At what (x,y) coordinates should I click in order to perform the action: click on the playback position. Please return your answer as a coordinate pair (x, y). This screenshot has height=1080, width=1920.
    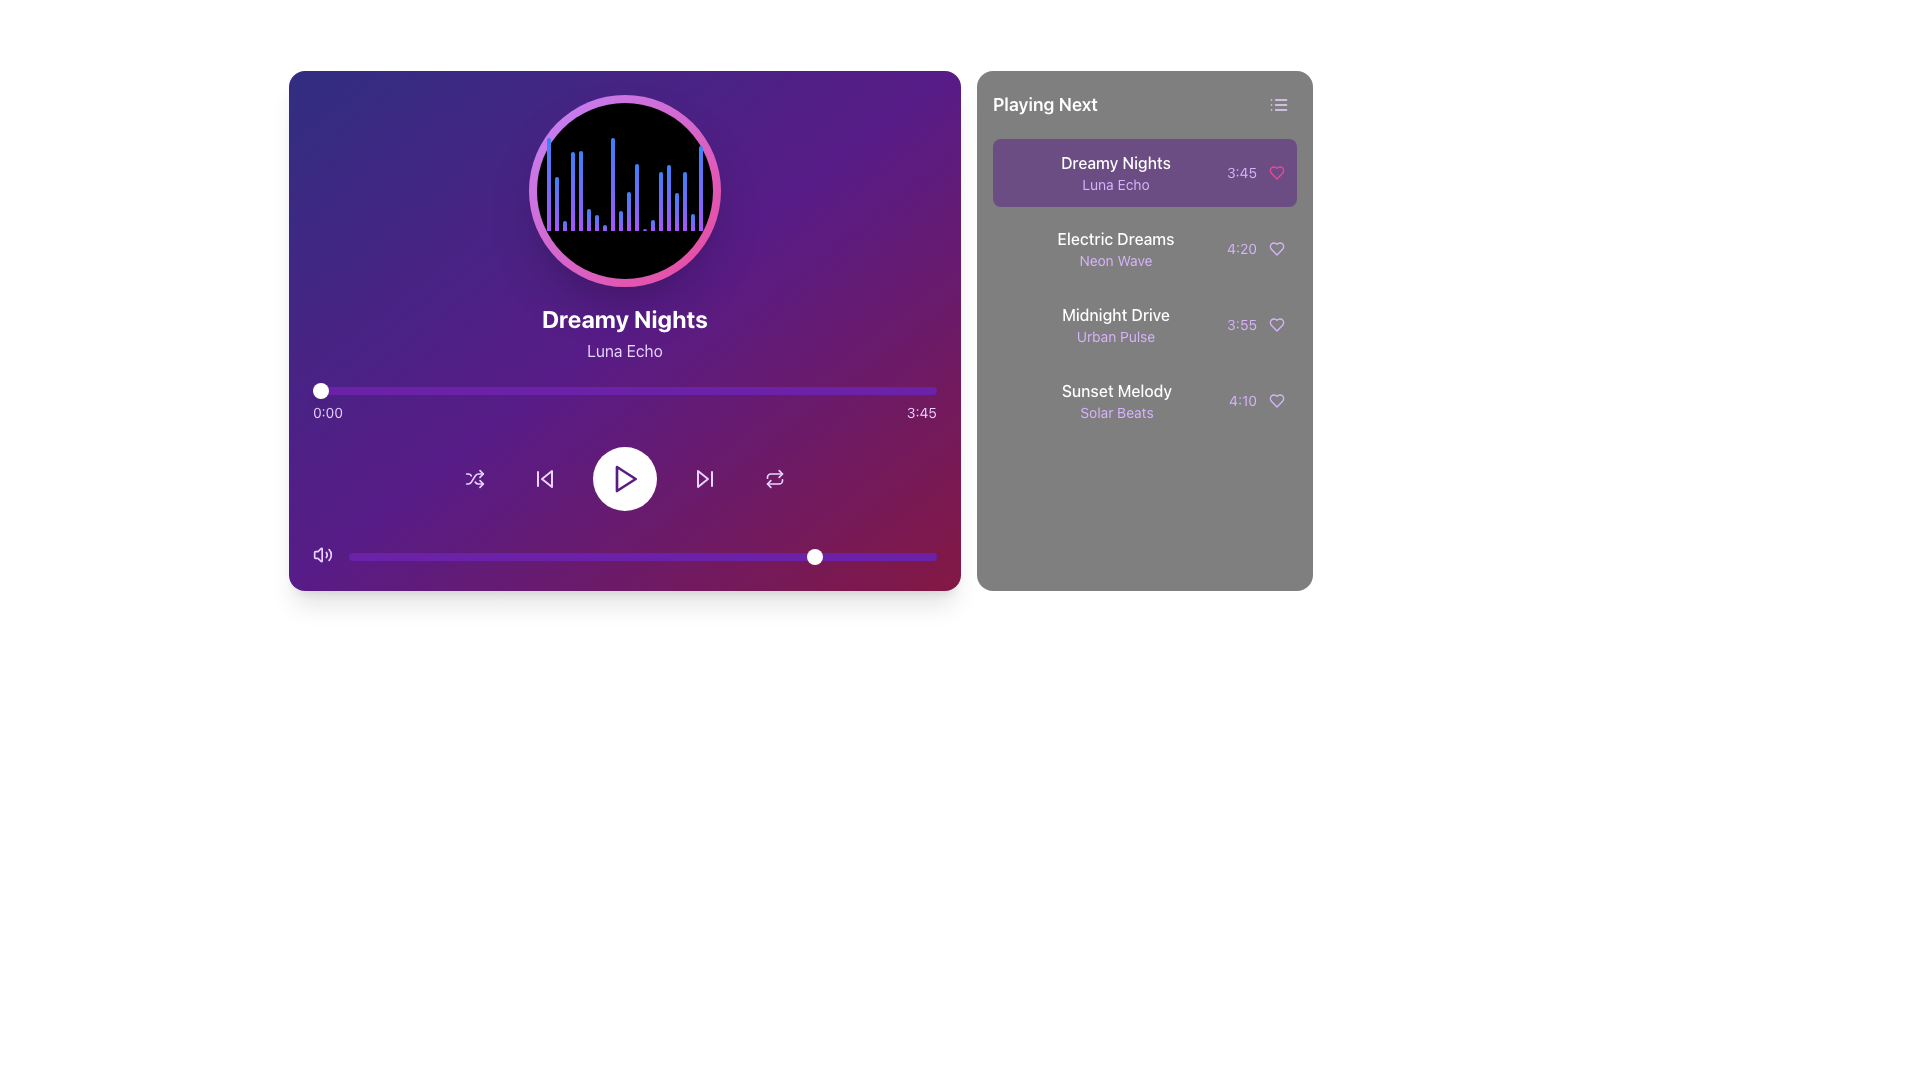
    Looking at the image, I should click on (483, 390).